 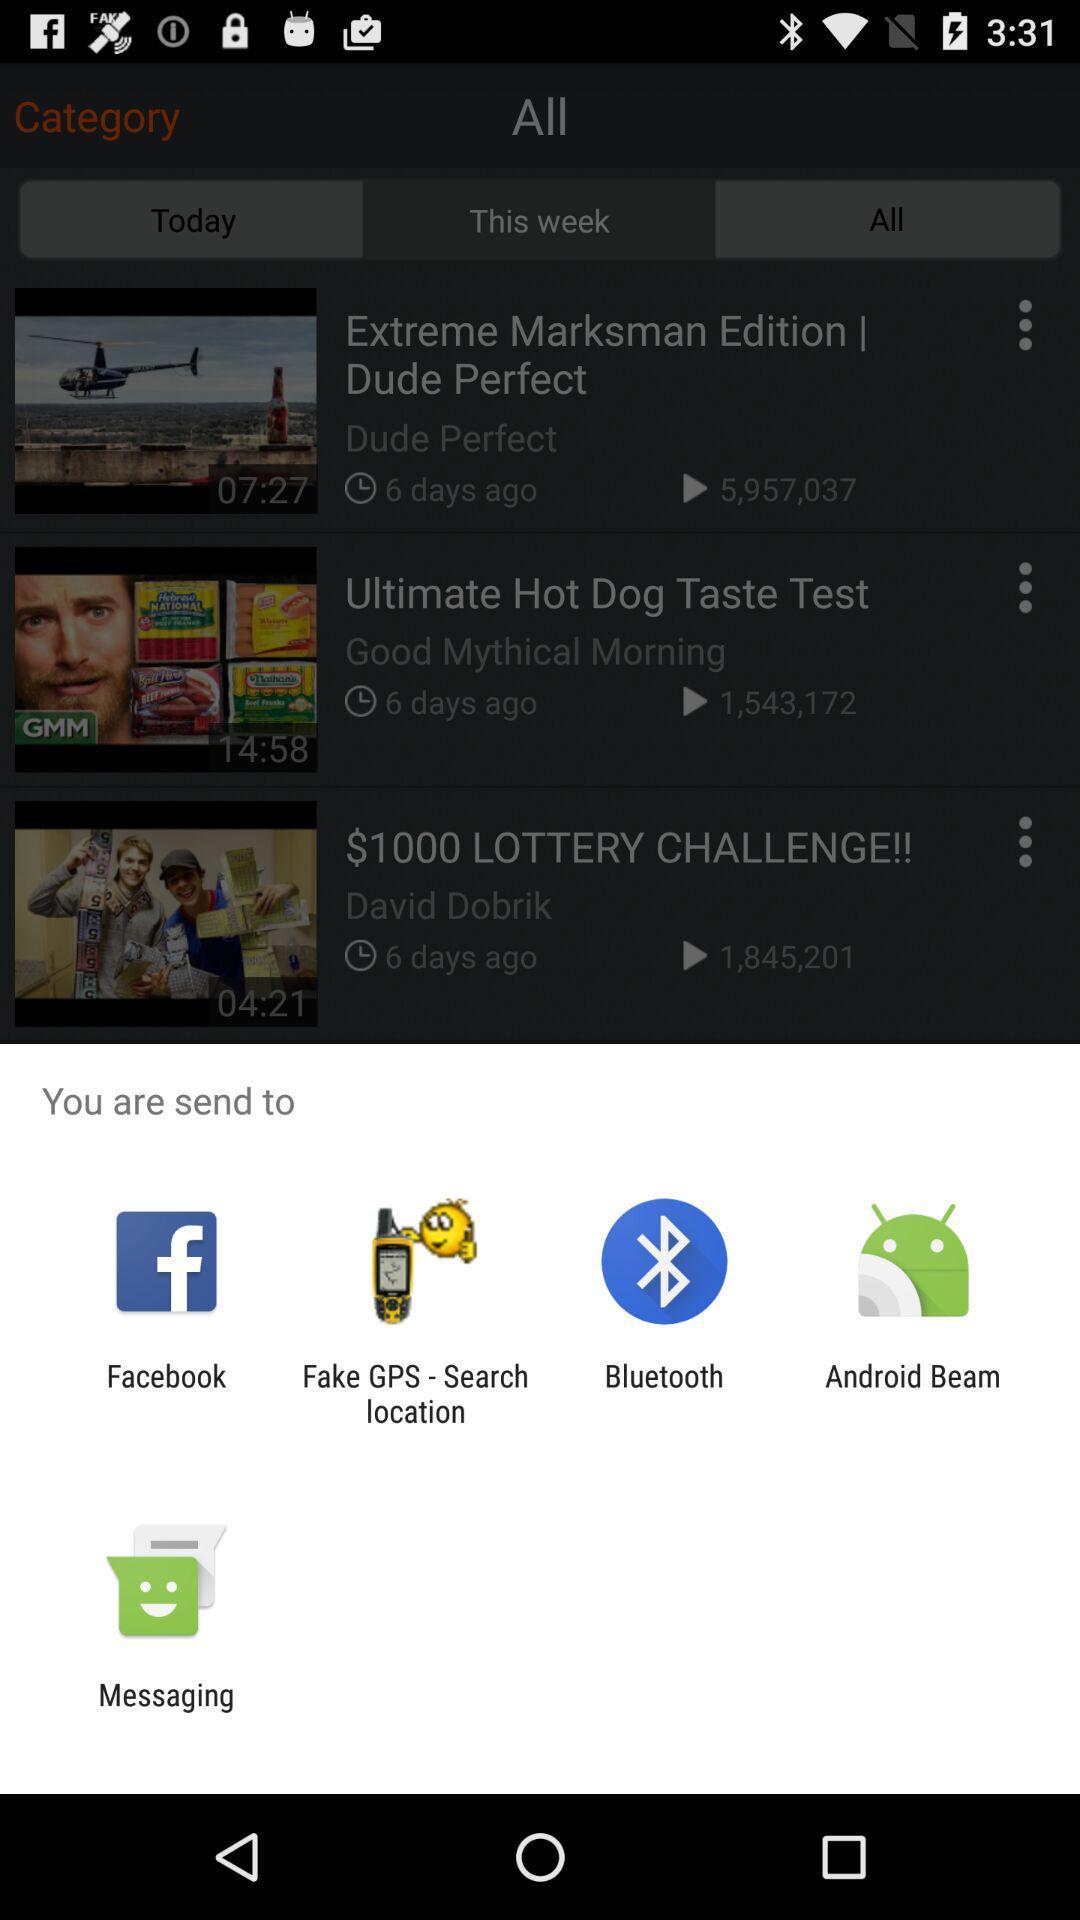 I want to click on app to the left of the android beam app, so click(x=664, y=1392).